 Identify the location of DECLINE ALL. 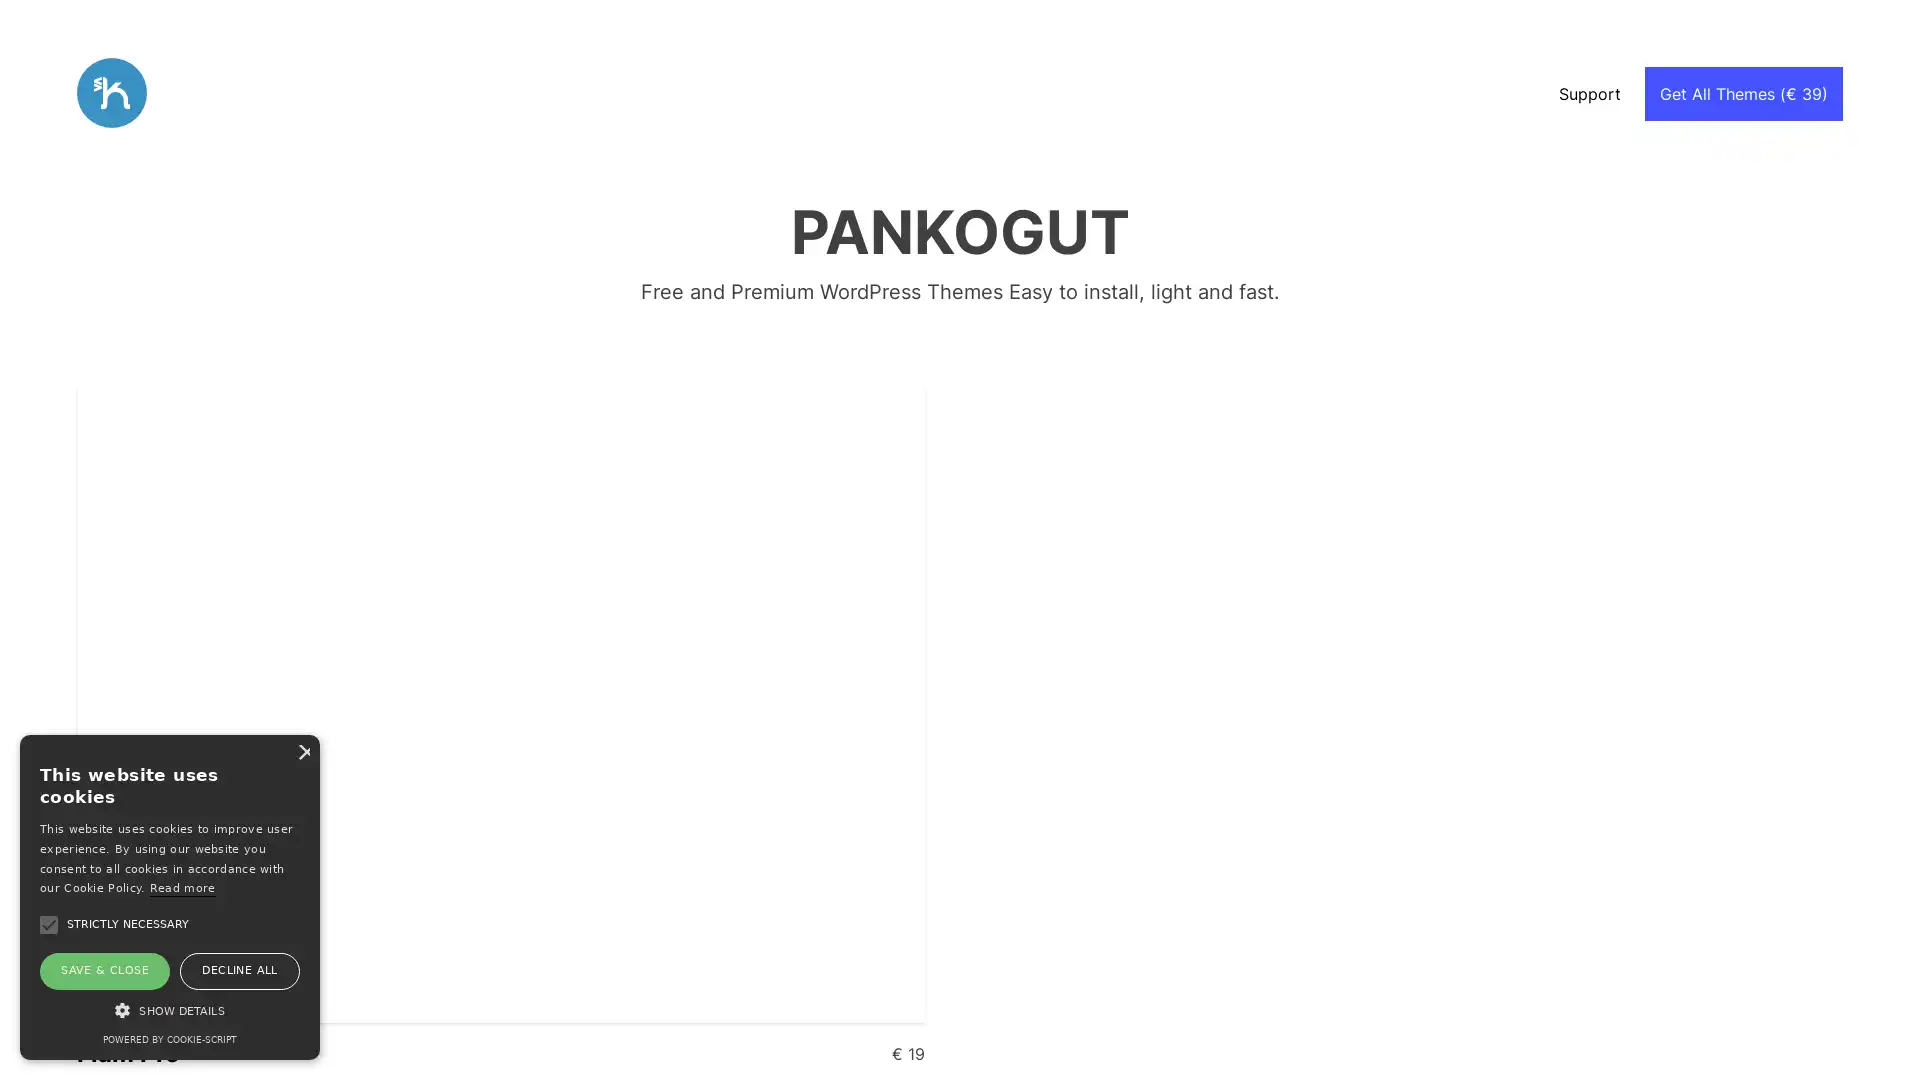
(240, 970).